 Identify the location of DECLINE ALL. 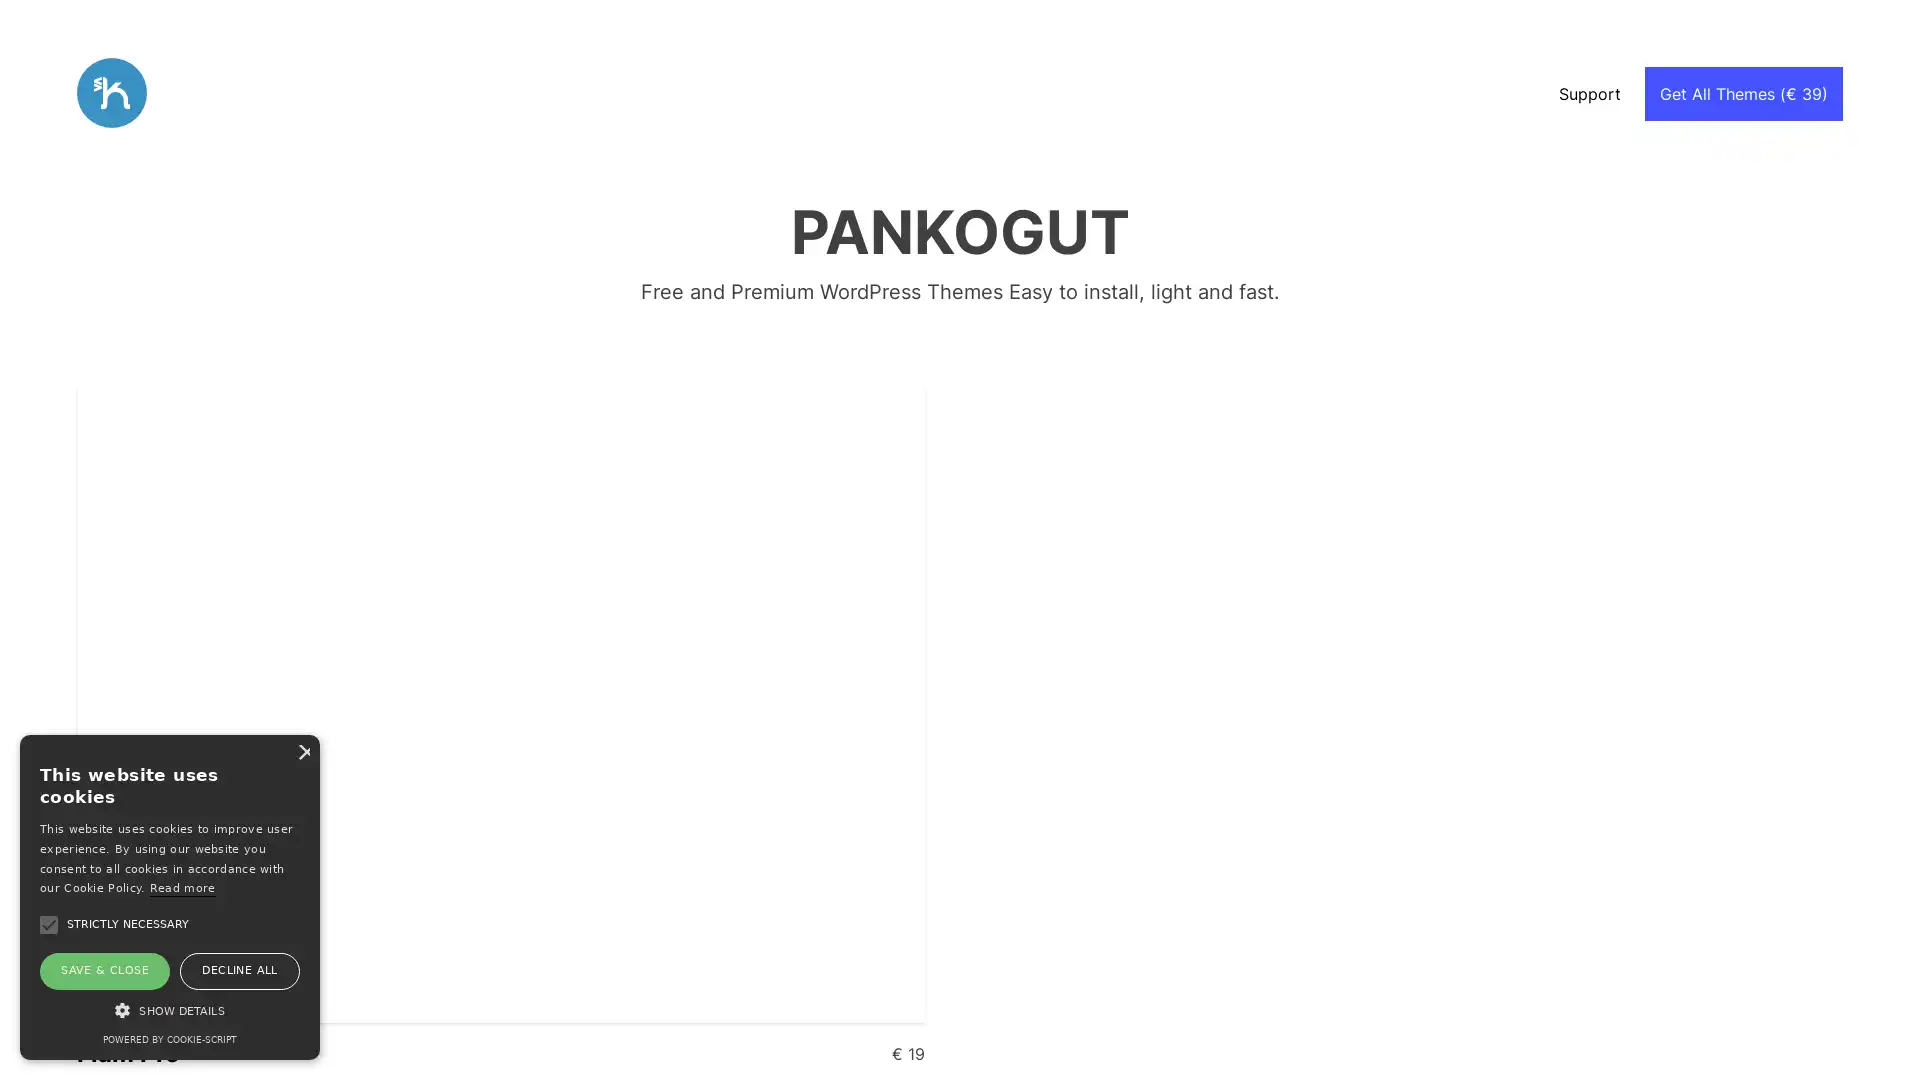
(240, 970).